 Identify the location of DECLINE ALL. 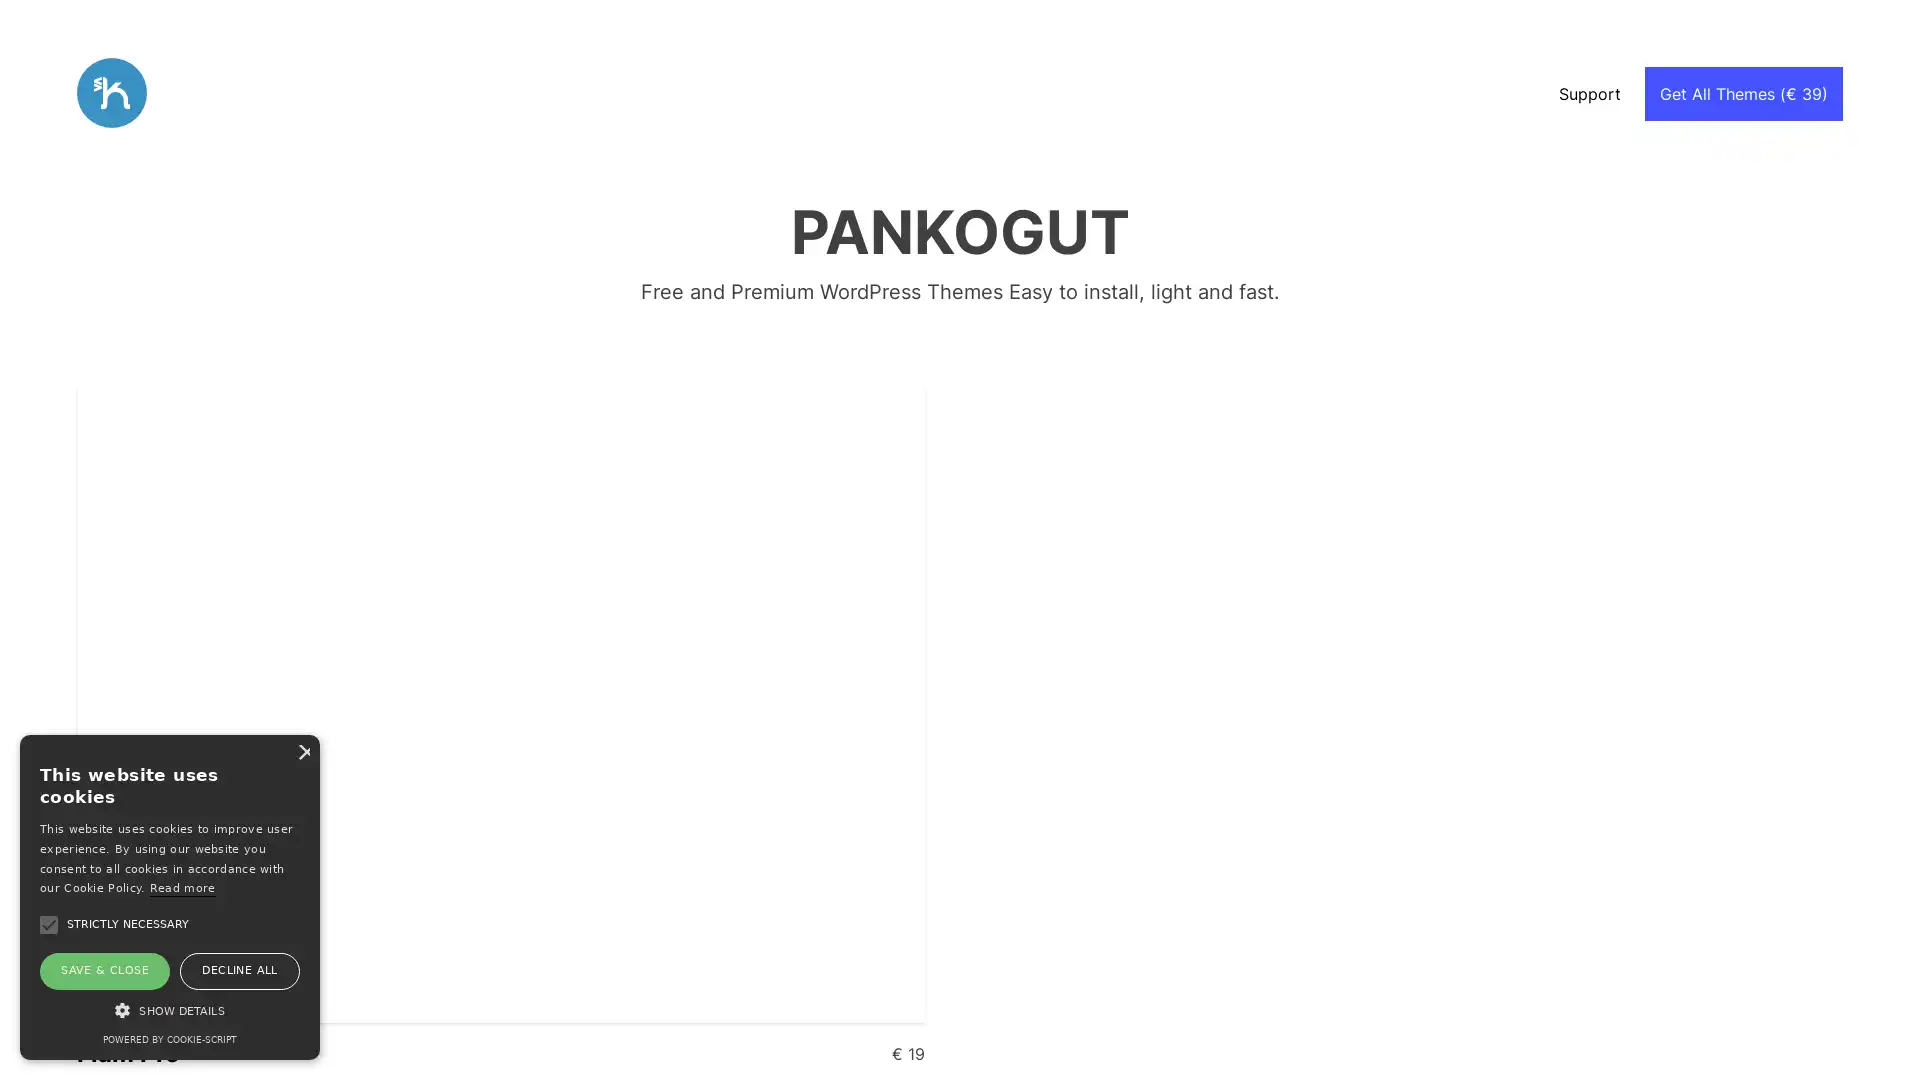
(240, 970).